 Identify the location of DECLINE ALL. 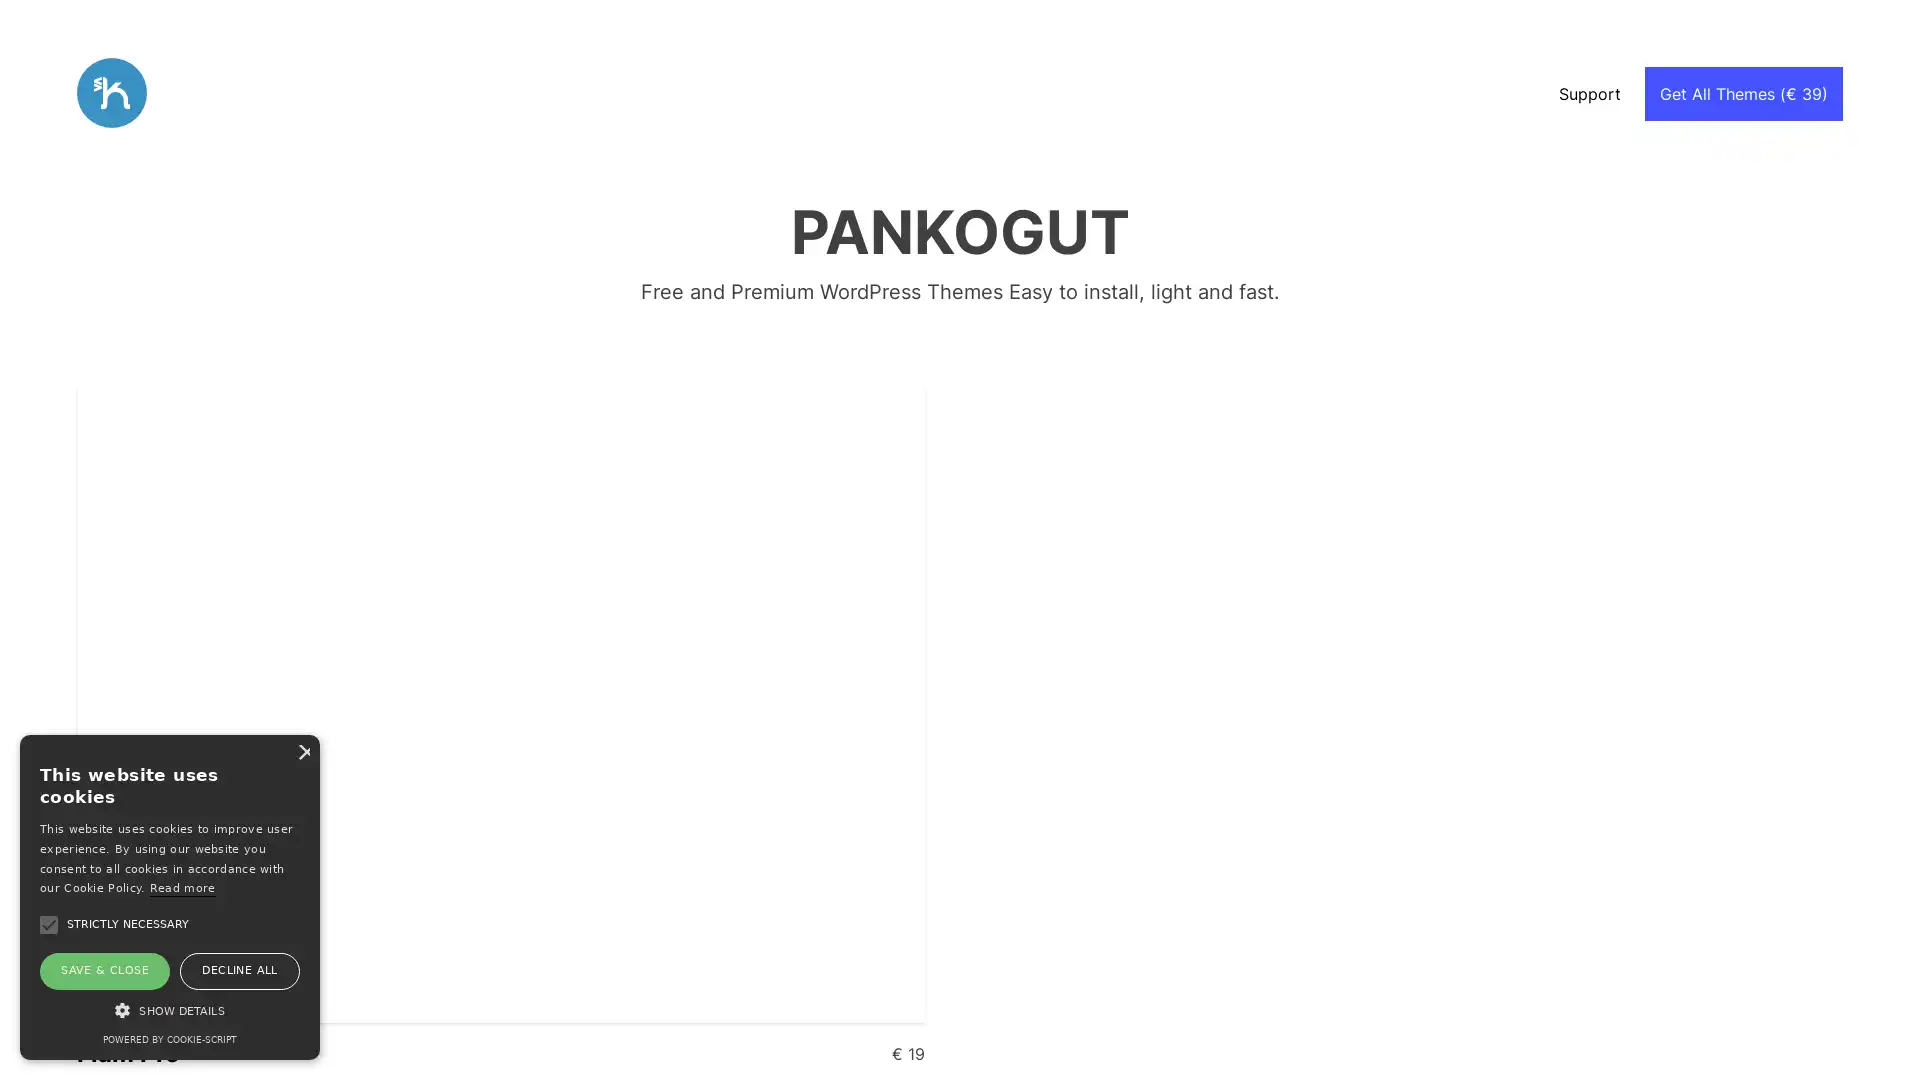
(240, 970).